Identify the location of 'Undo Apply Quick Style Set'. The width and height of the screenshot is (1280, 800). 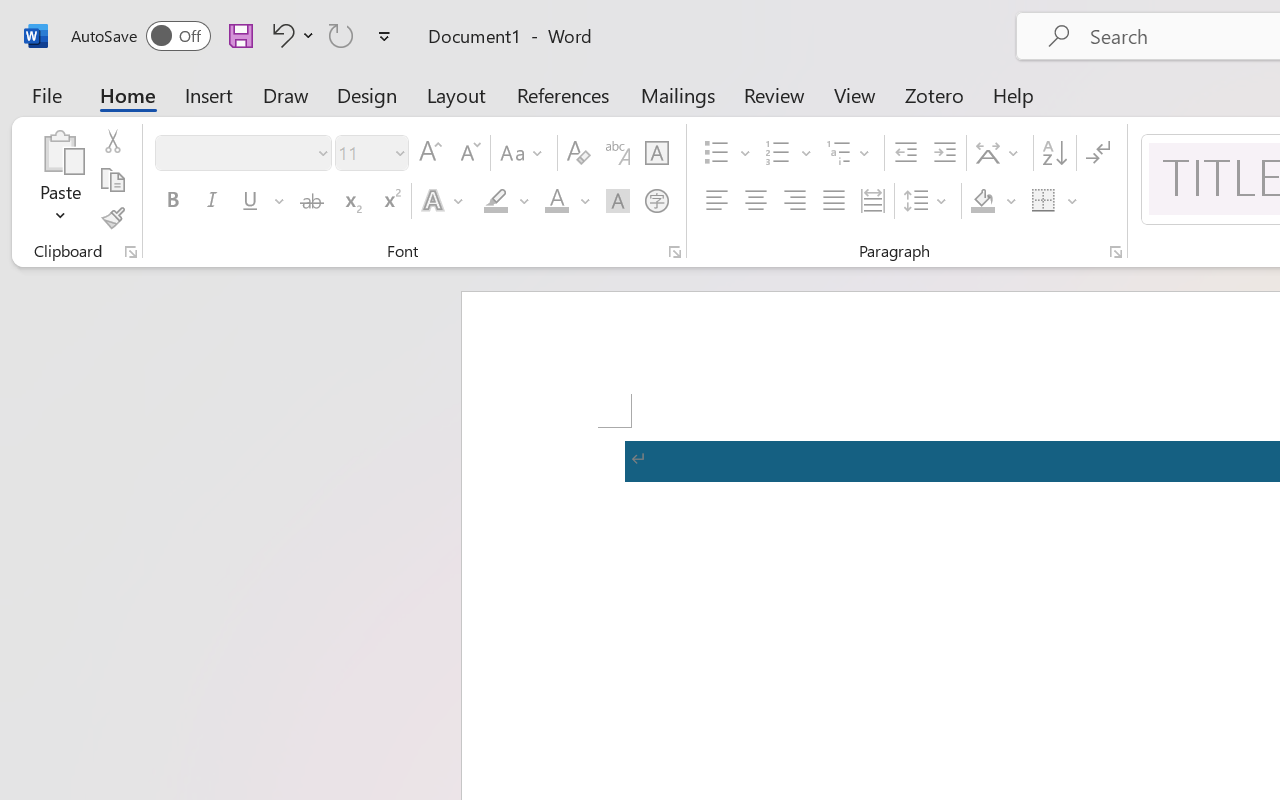
(279, 34).